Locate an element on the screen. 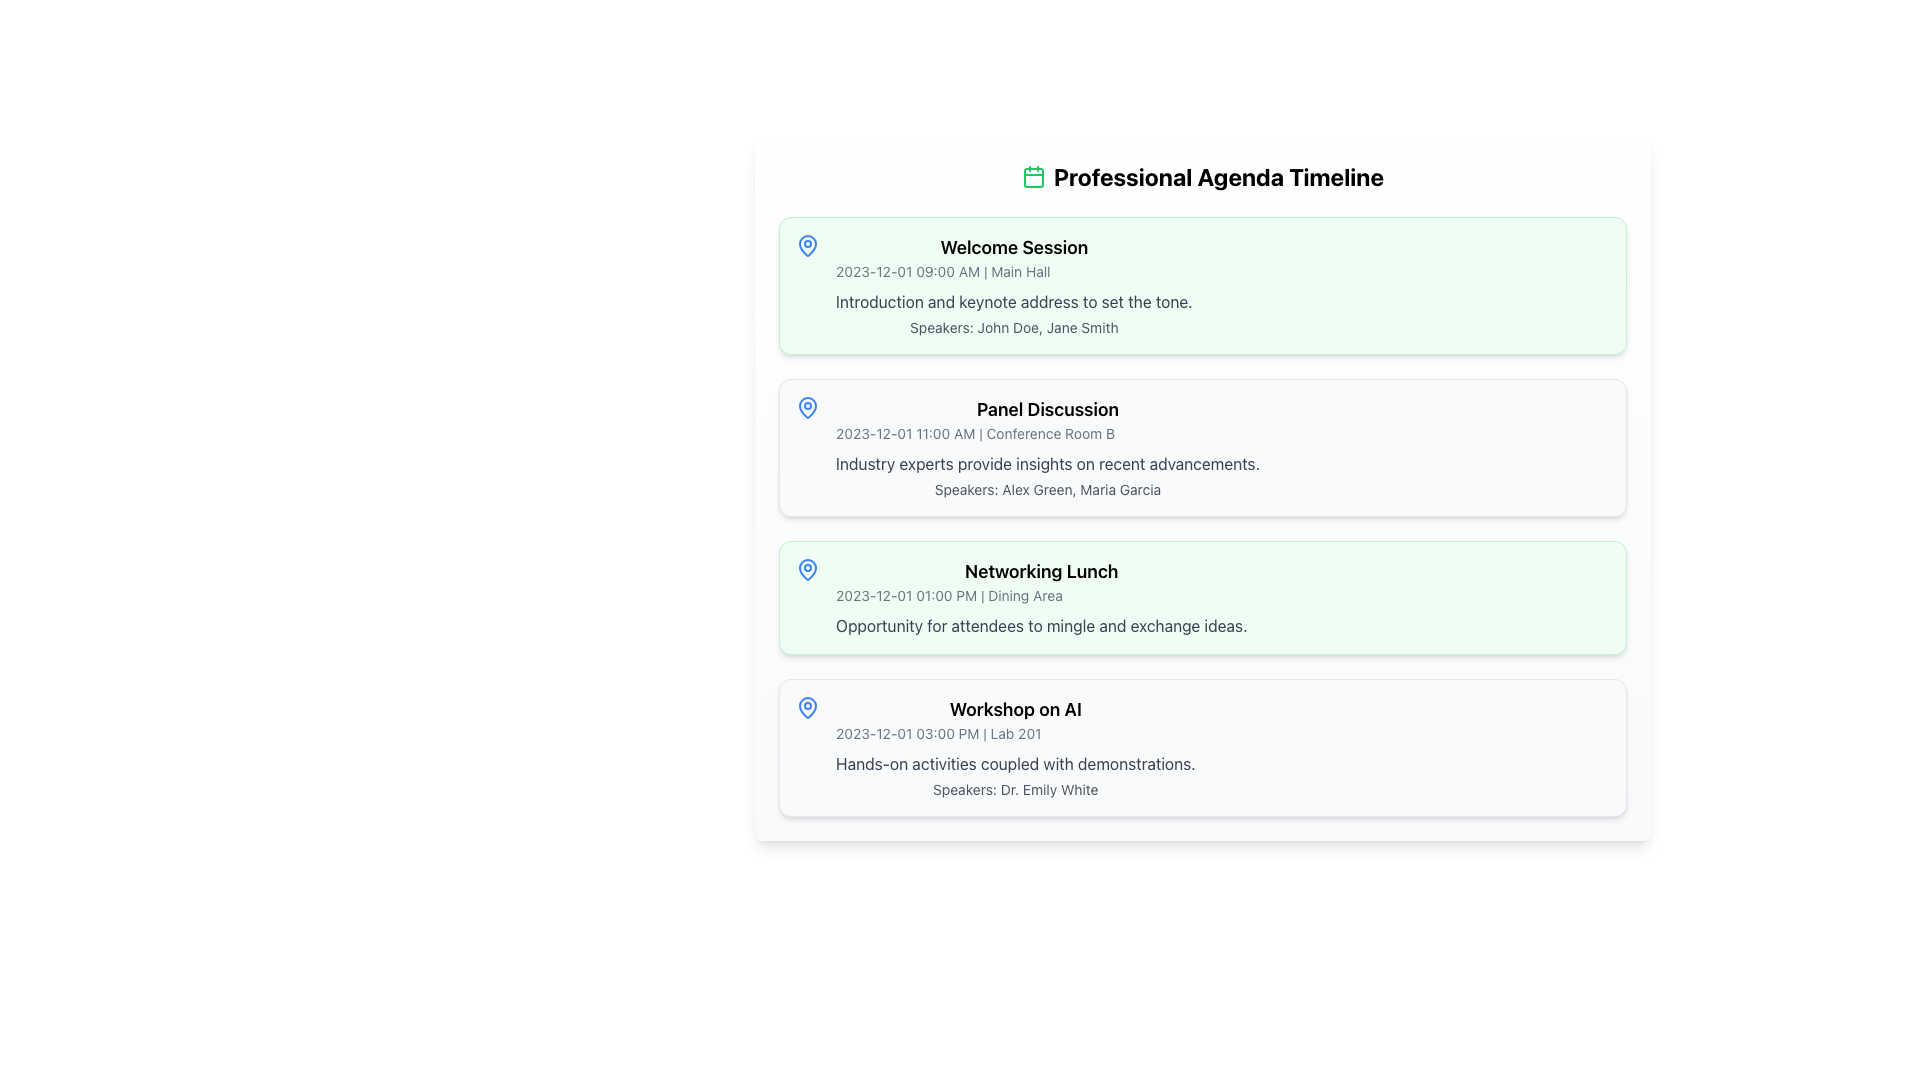 Image resolution: width=1920 pixels, height=1080 pixels. information provided in the static text element that displays 'Industry experts provide insights on recent advancements.' is located at coordinates (1046, 463).